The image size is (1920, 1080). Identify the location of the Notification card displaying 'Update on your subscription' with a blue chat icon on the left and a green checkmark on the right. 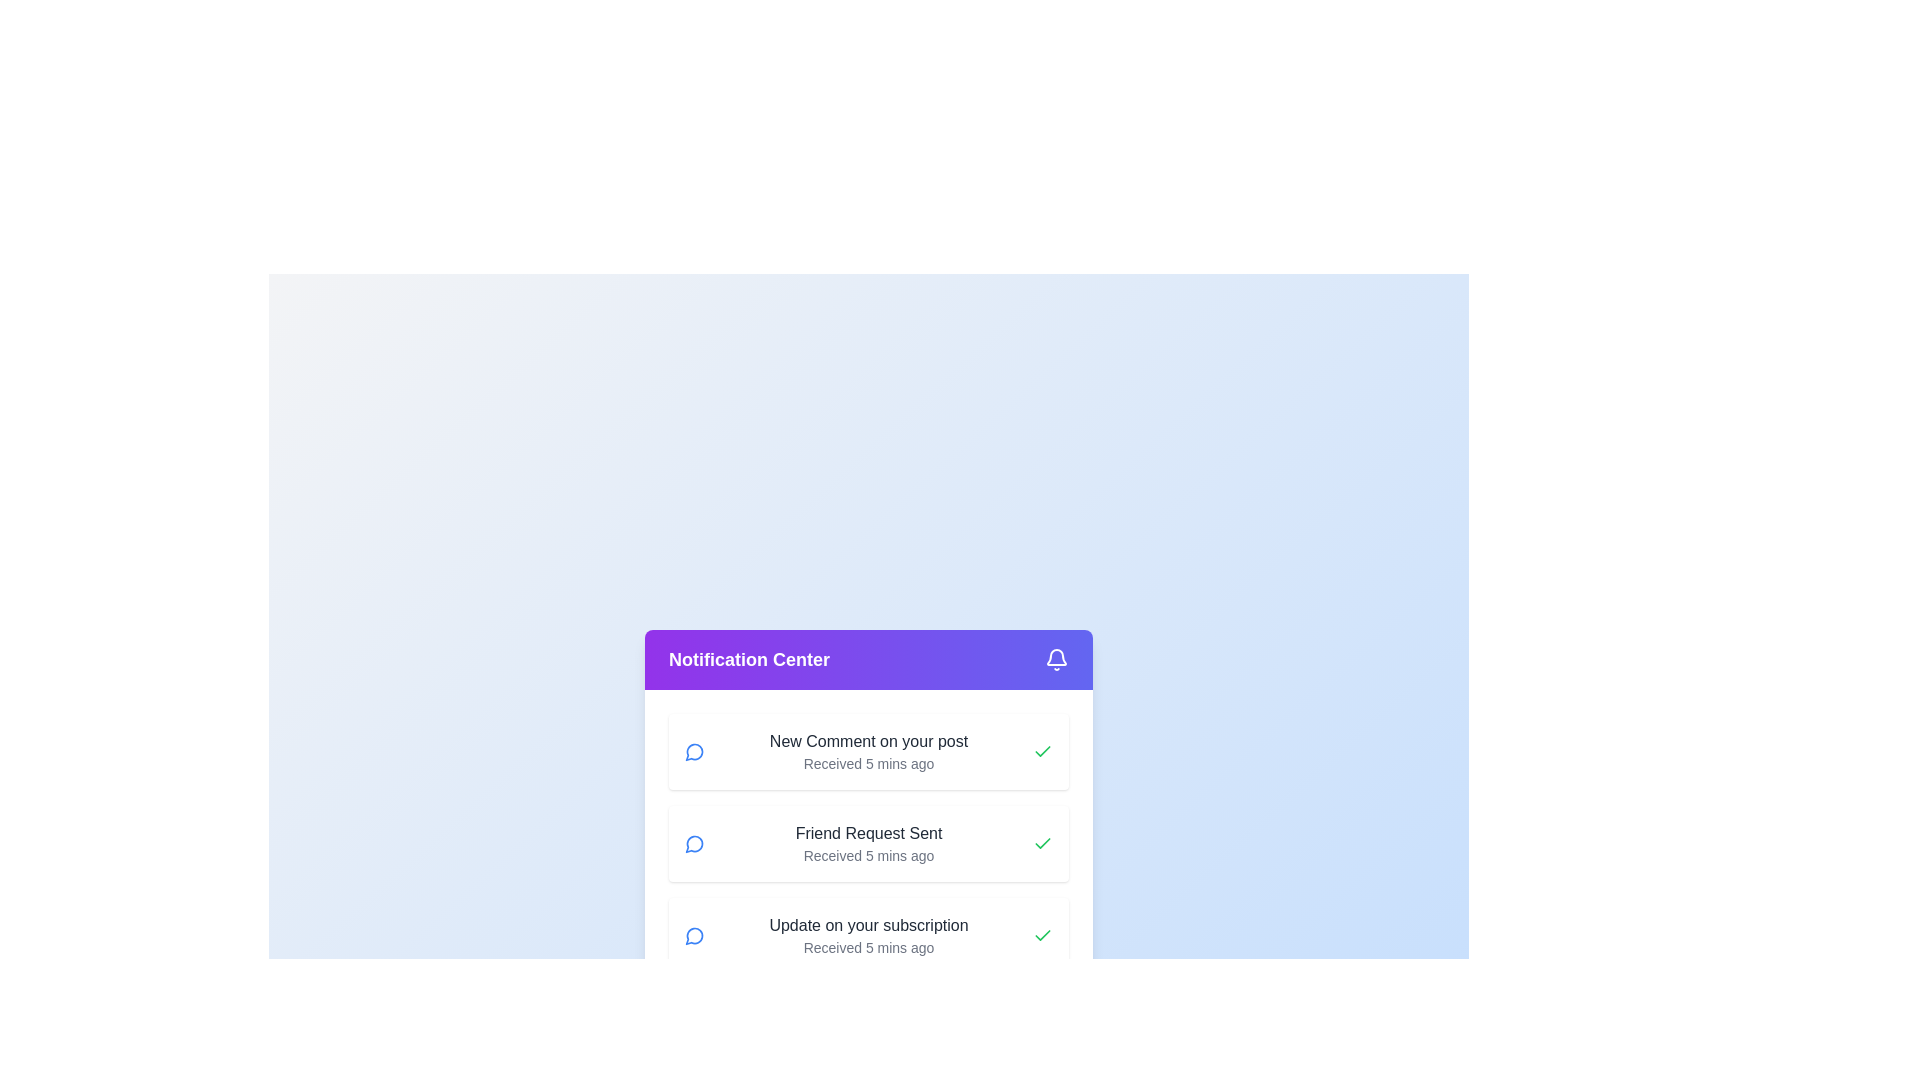
(868, 936).